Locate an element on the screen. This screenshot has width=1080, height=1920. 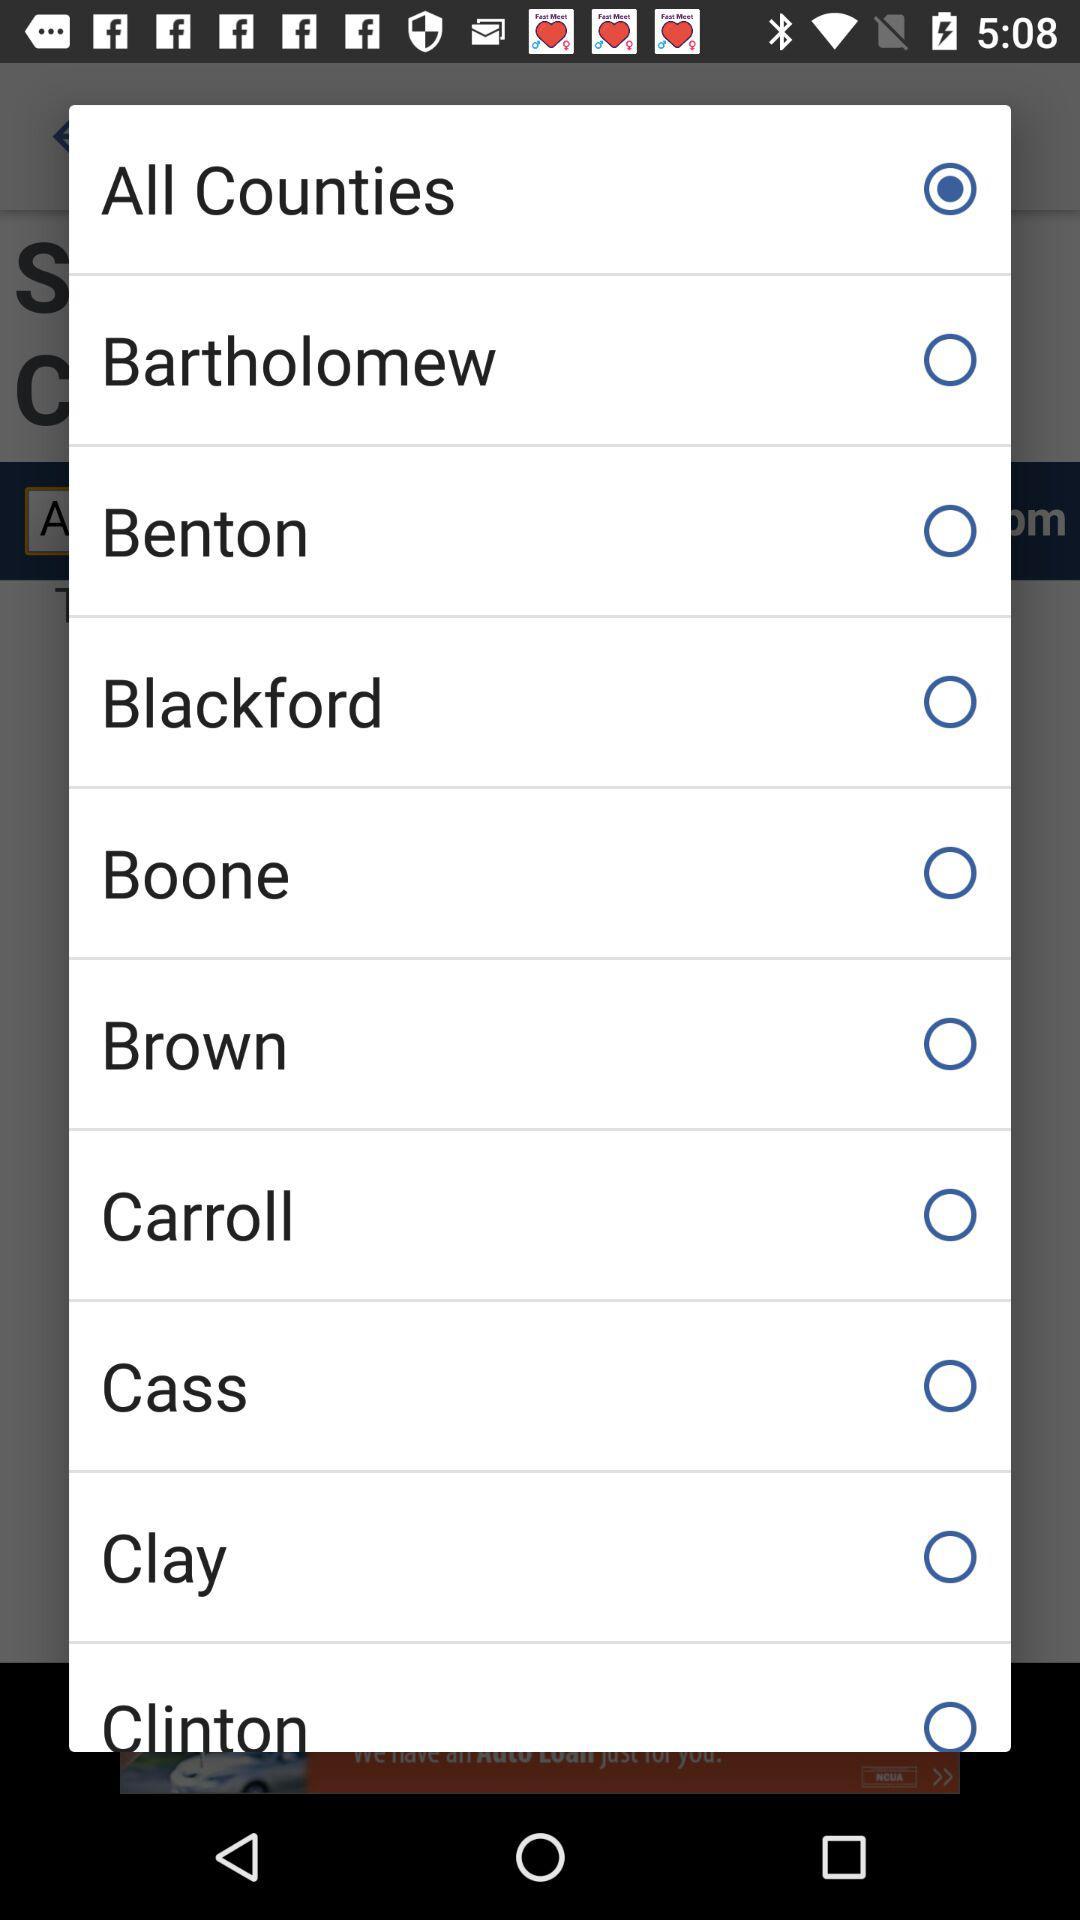
the item below clay item is located at coordinates (540, 1697).